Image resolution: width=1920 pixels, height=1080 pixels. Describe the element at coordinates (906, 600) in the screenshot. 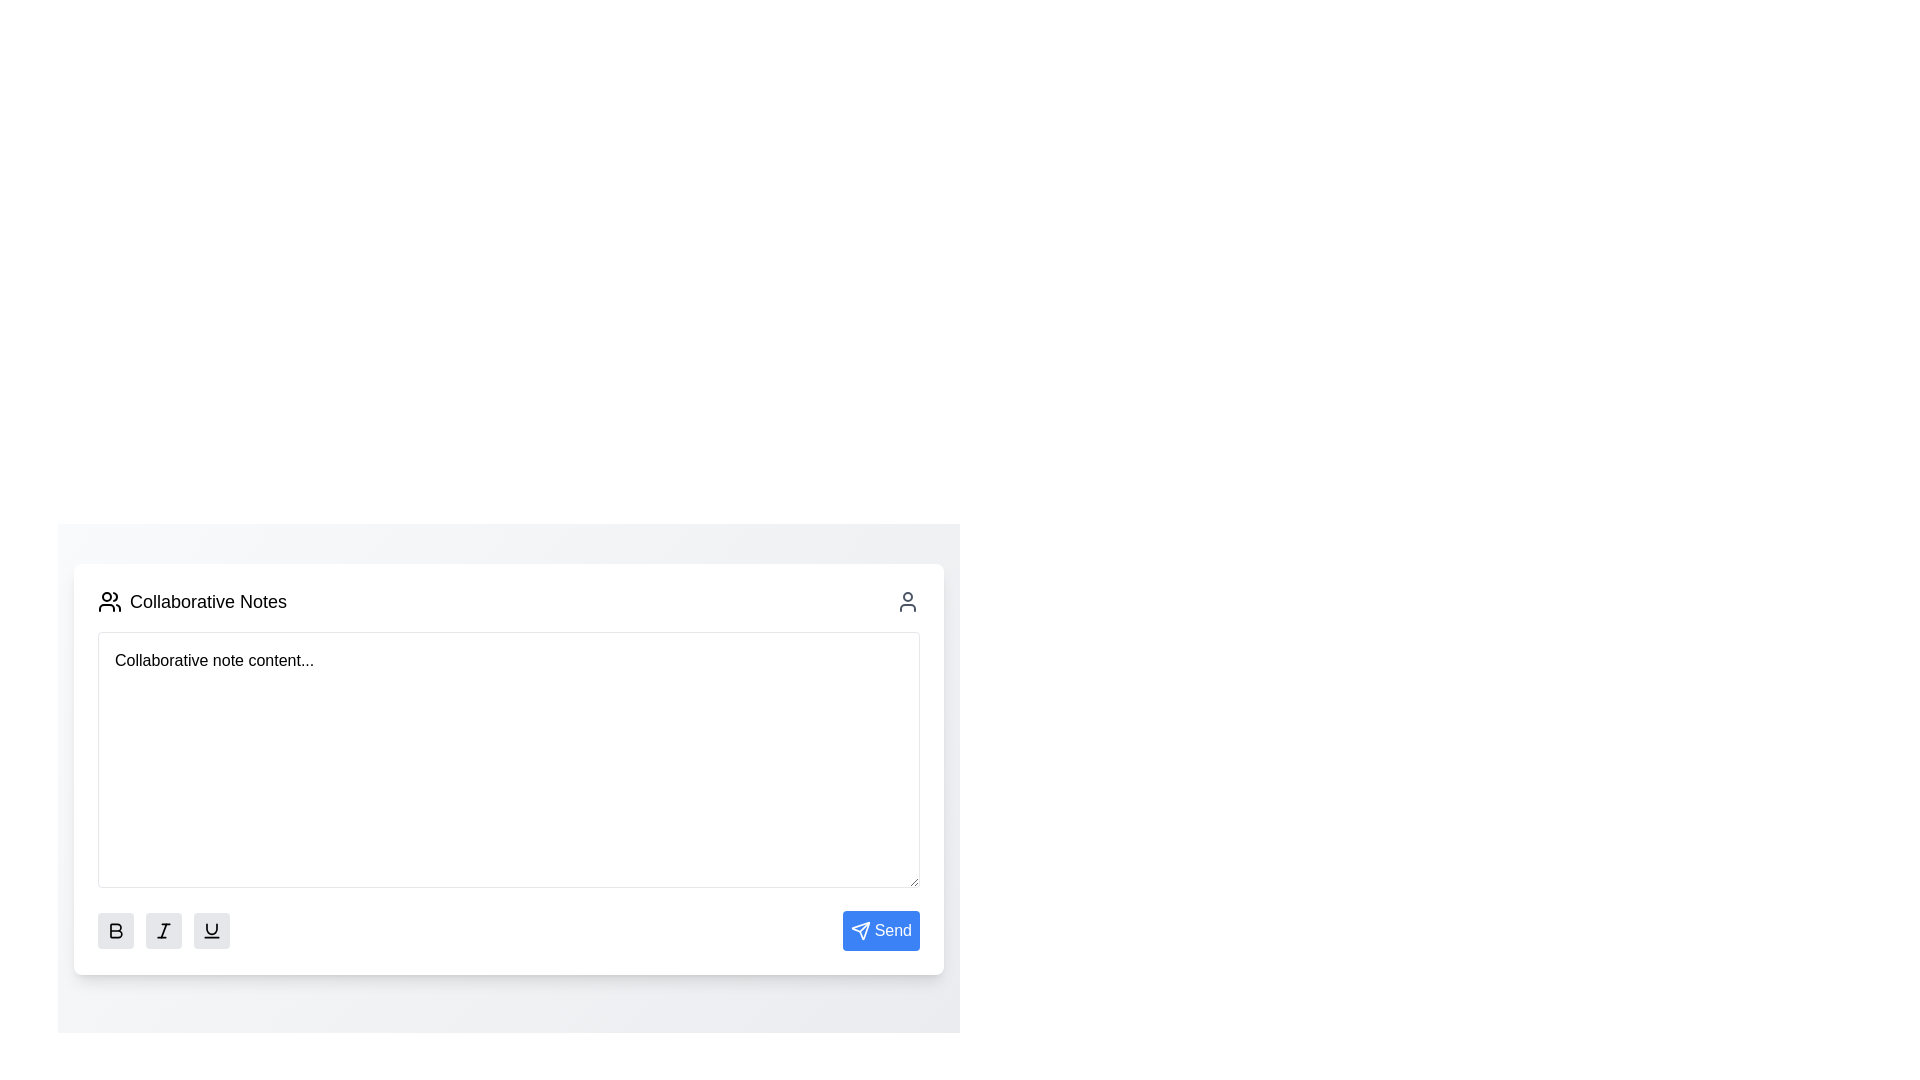

I see `the user profile icon in the top-right corner of the header bar within the 'Collaborative Notes' section` at that location.